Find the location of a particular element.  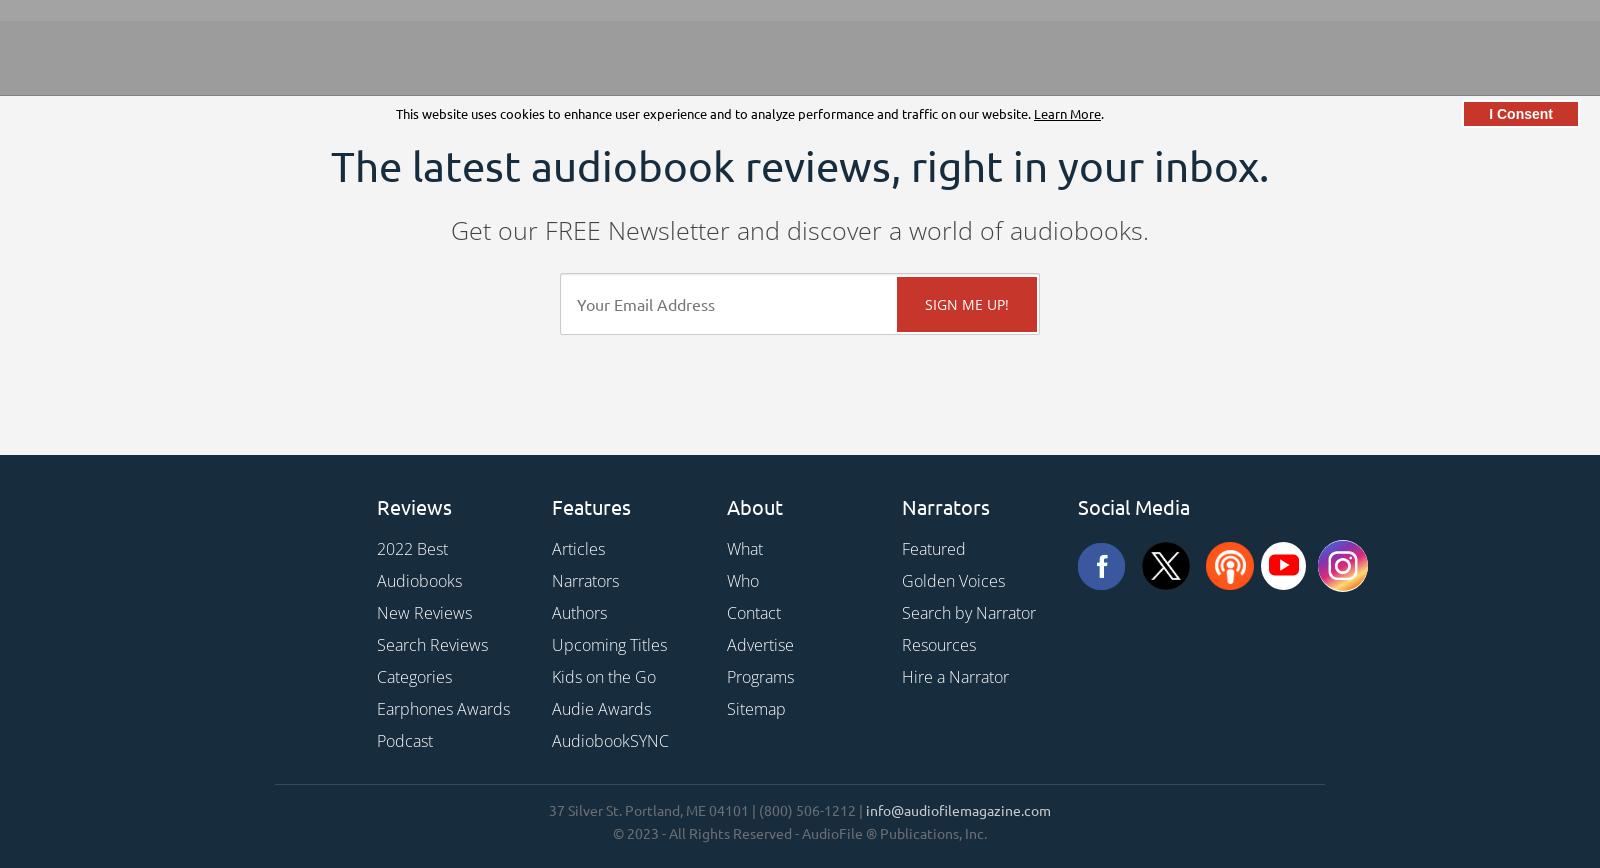

'What' is located at coordinates (744, 549).